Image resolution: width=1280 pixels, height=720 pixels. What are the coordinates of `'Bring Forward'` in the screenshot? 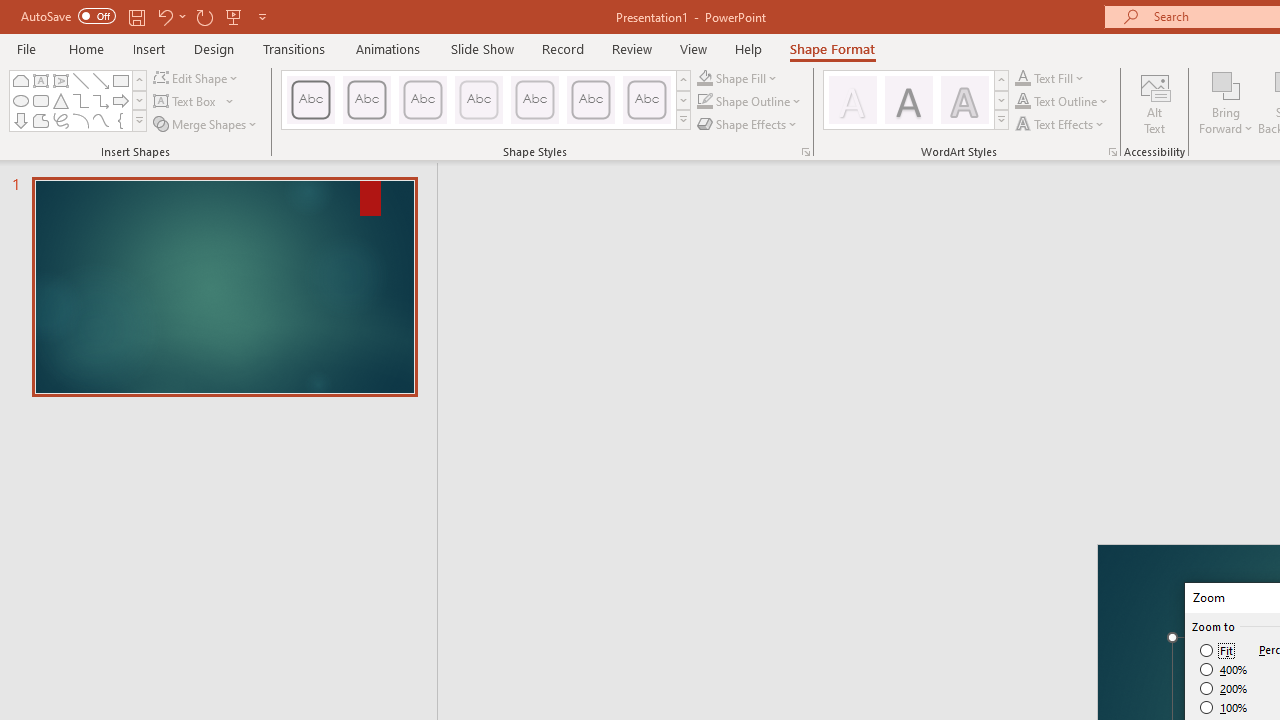 It's located at (1225, 103).